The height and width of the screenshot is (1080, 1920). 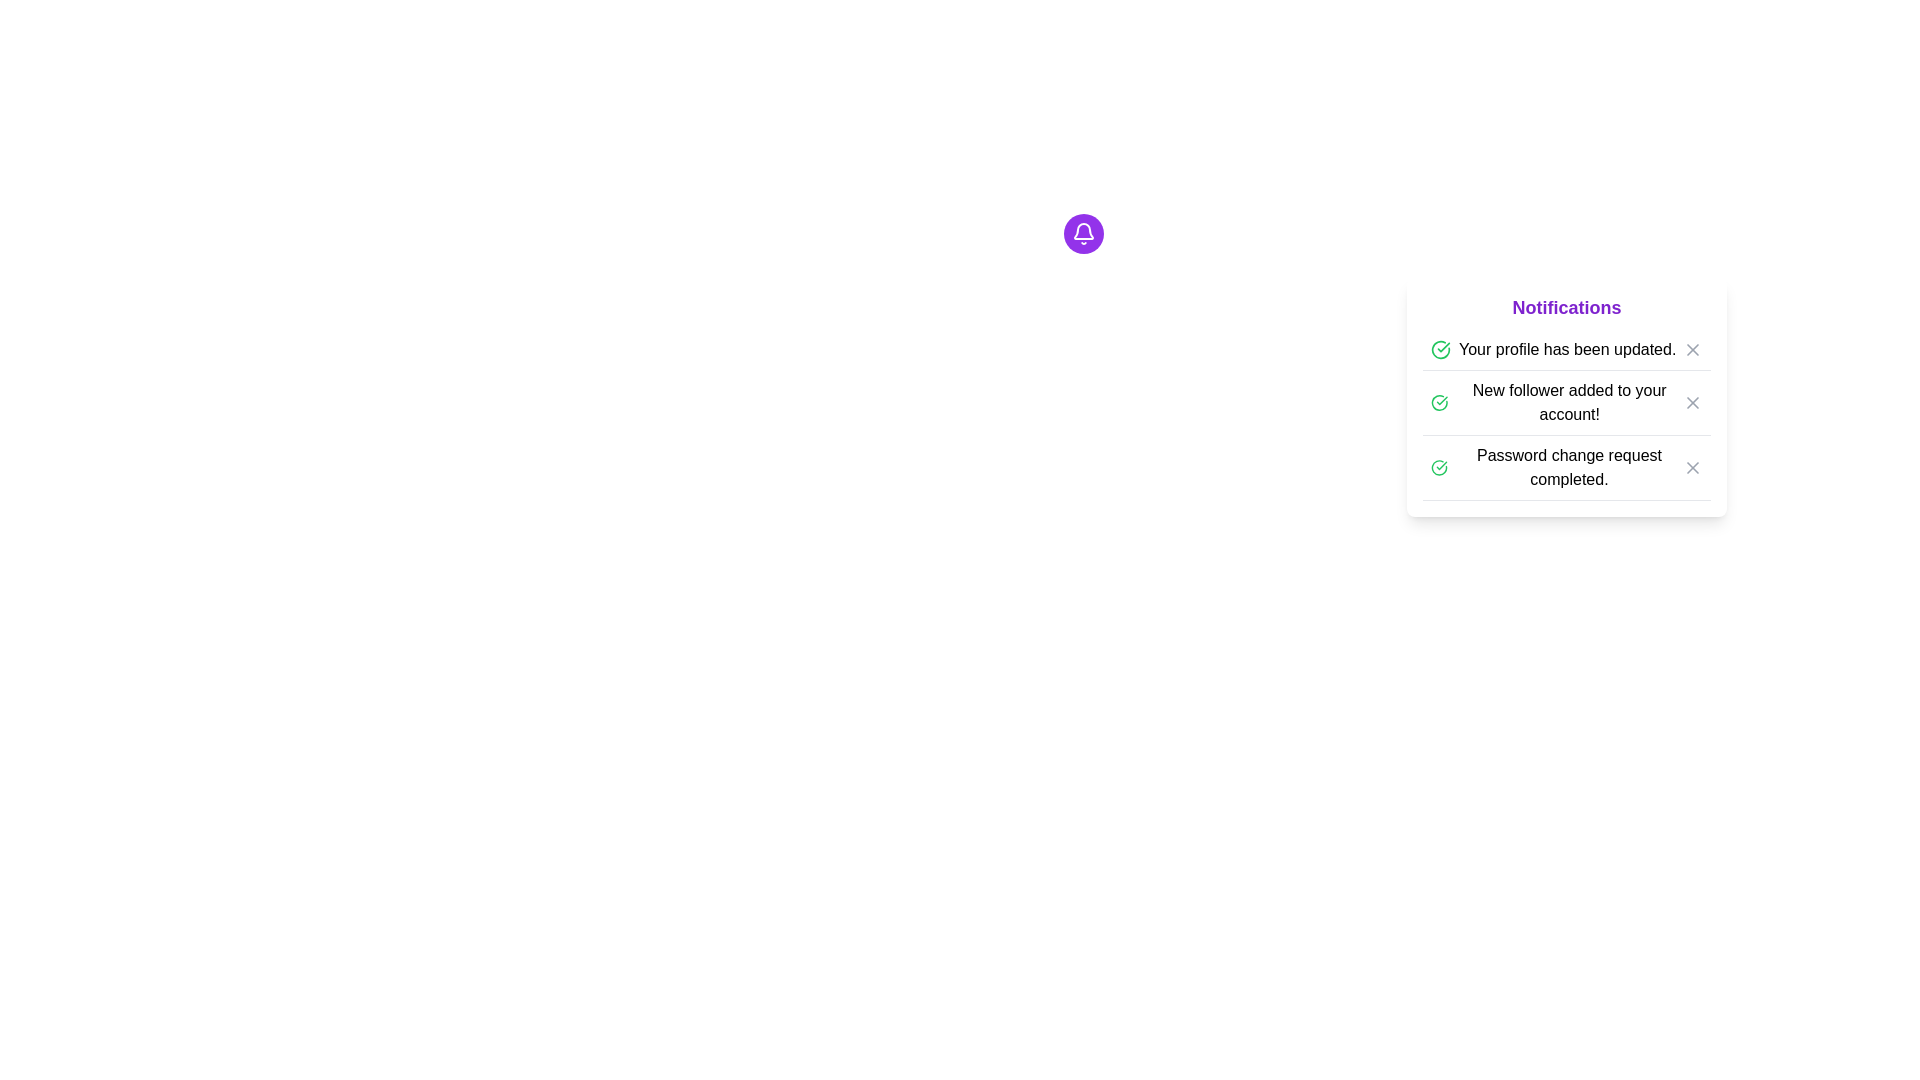 I want to click on the Notification Message displaying 'Password change request completed.' with a green checkmark icon and a close button on the right, so click(x=1568, y=467).